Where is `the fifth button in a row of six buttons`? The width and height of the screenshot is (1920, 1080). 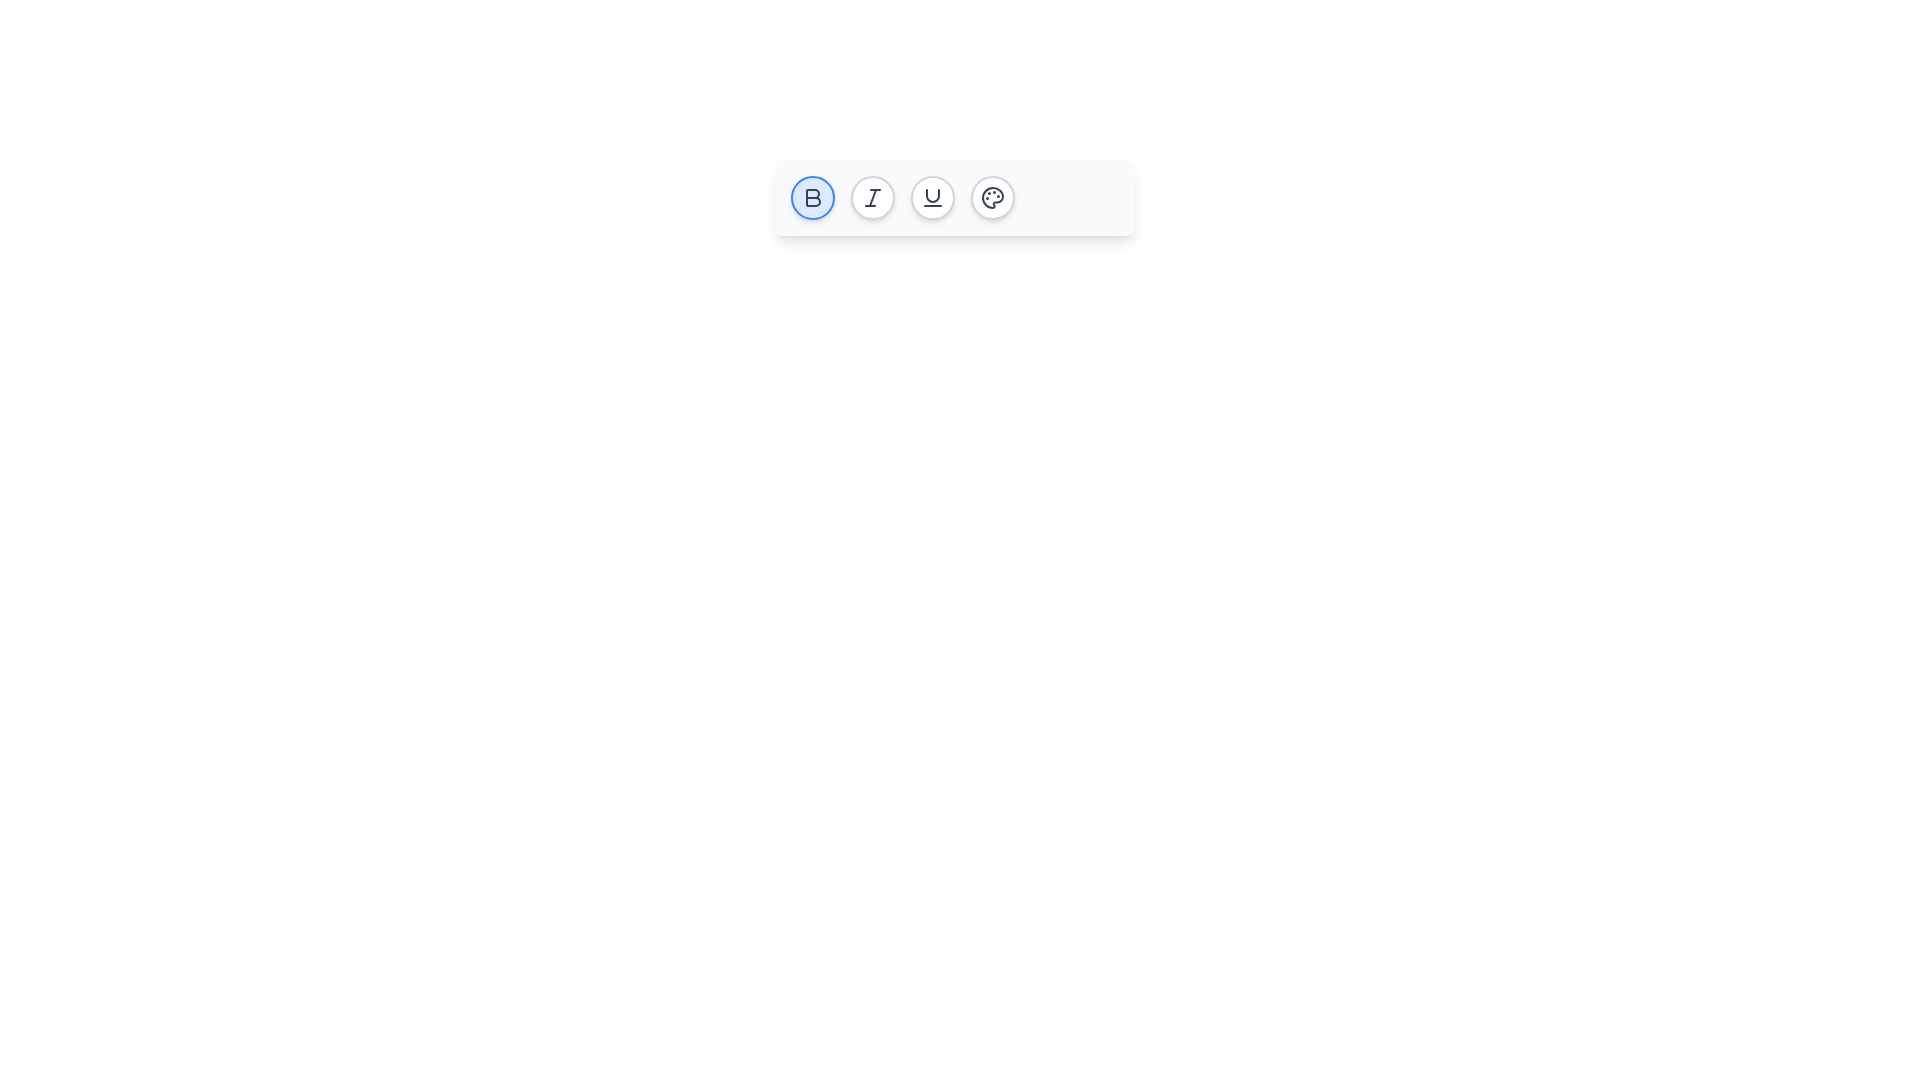 the fifth button in a row of six buttons is located at coordinates (993, 197).